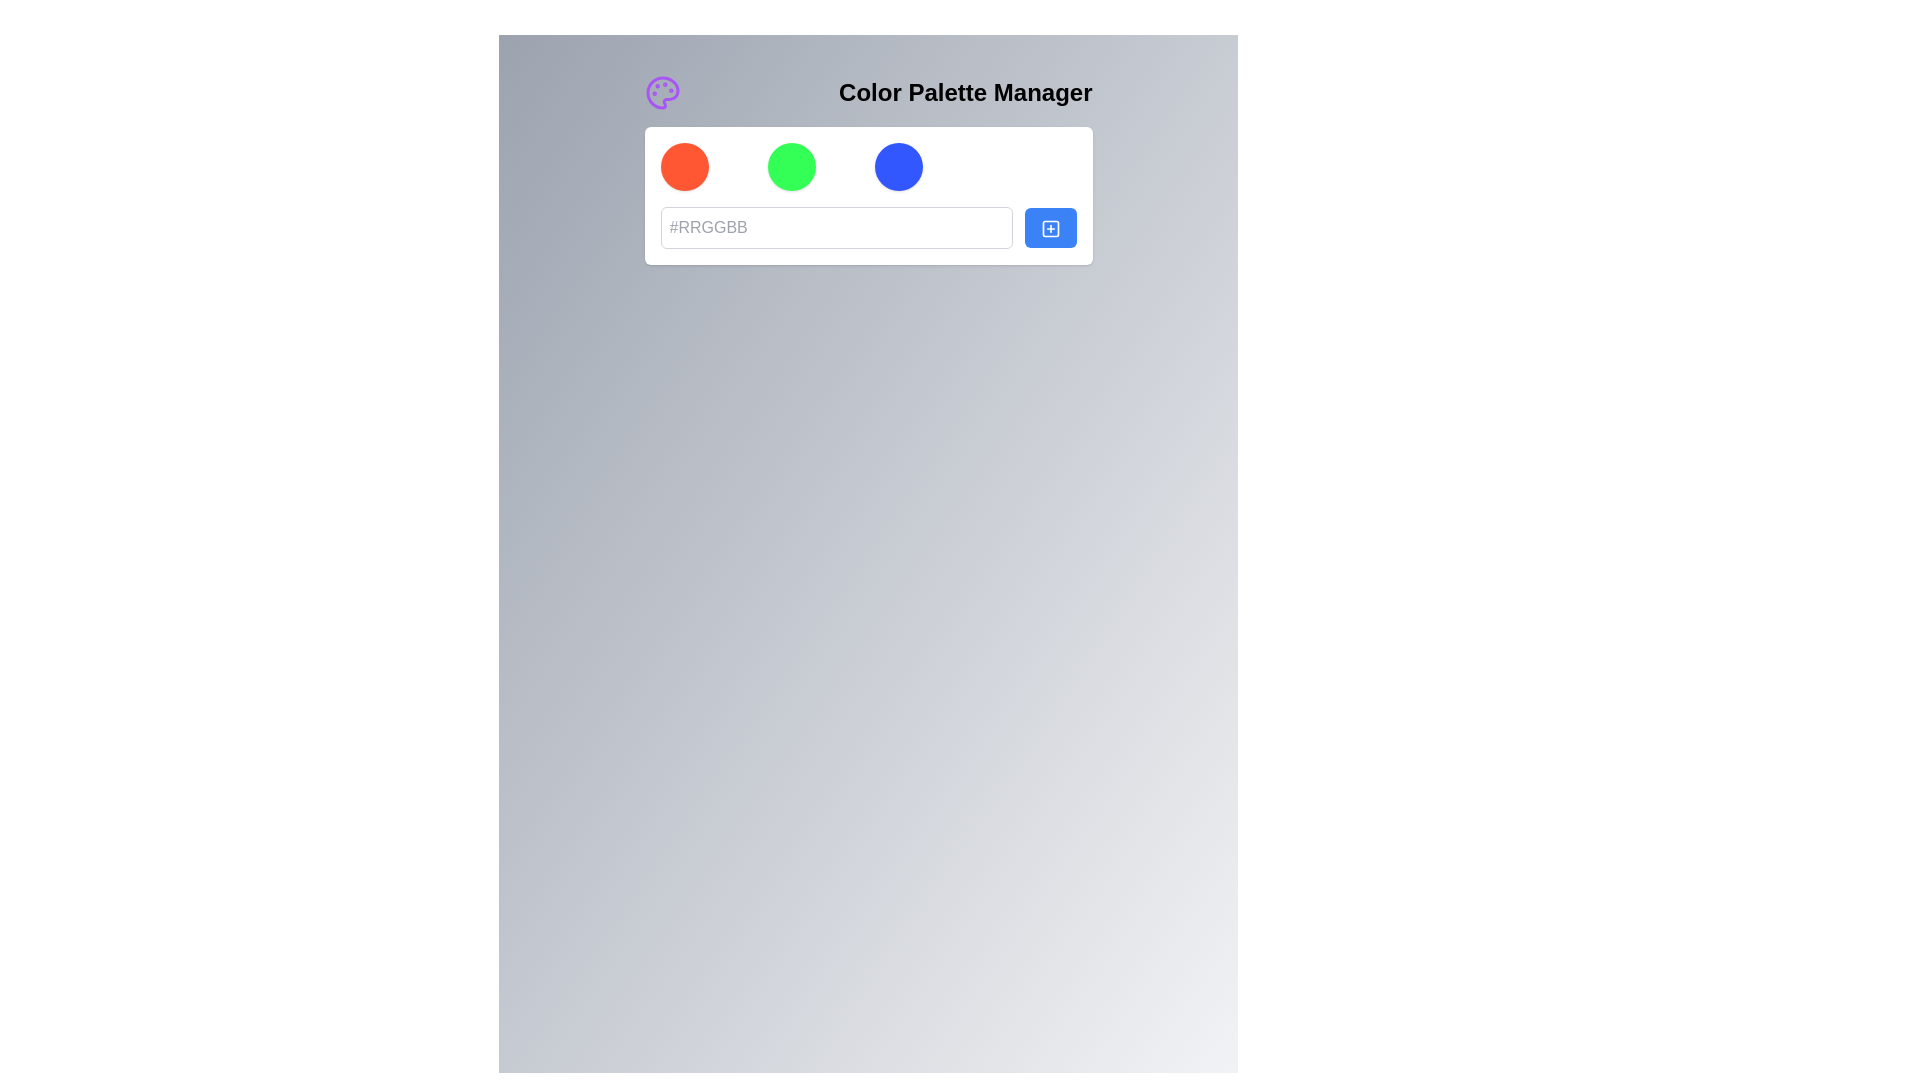  I want to click on the color palette icon located at the top-left area of the user interface, near the 'Color Palette Manager' header, so click(662, 92).